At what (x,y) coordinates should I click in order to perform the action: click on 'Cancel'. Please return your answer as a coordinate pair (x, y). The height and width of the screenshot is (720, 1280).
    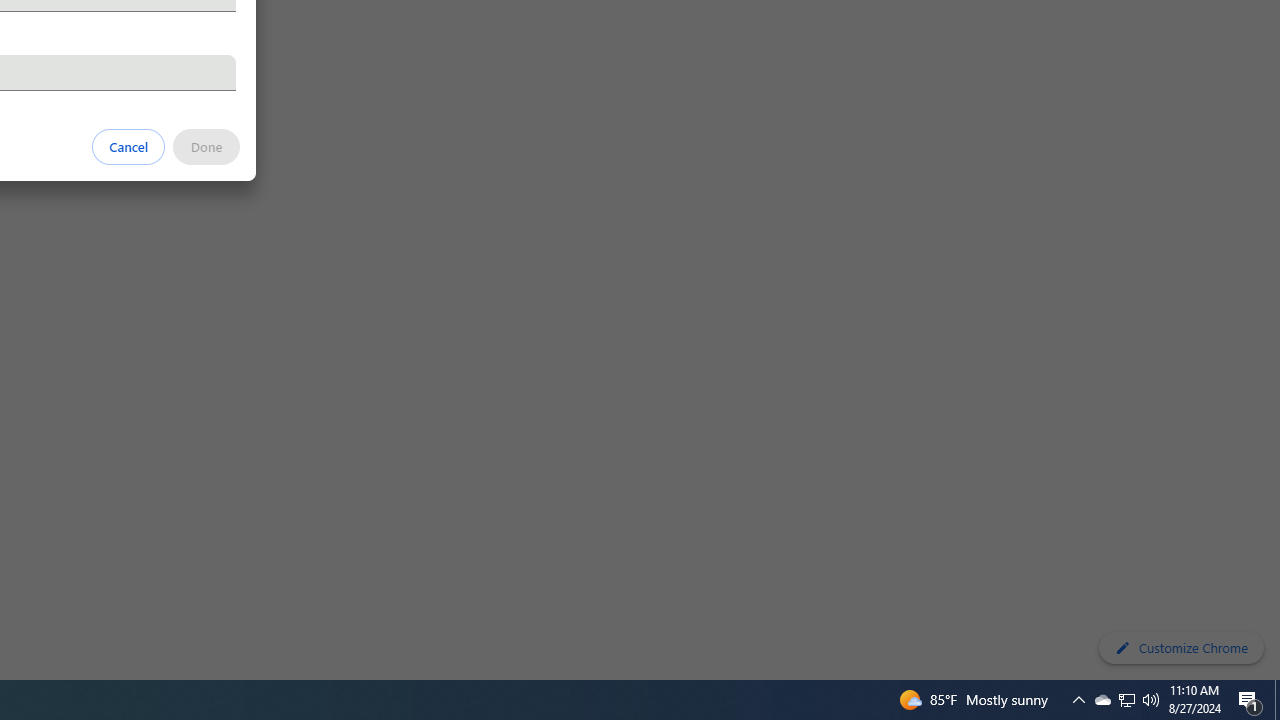
    Looking at the image, I should click on (128, 145).